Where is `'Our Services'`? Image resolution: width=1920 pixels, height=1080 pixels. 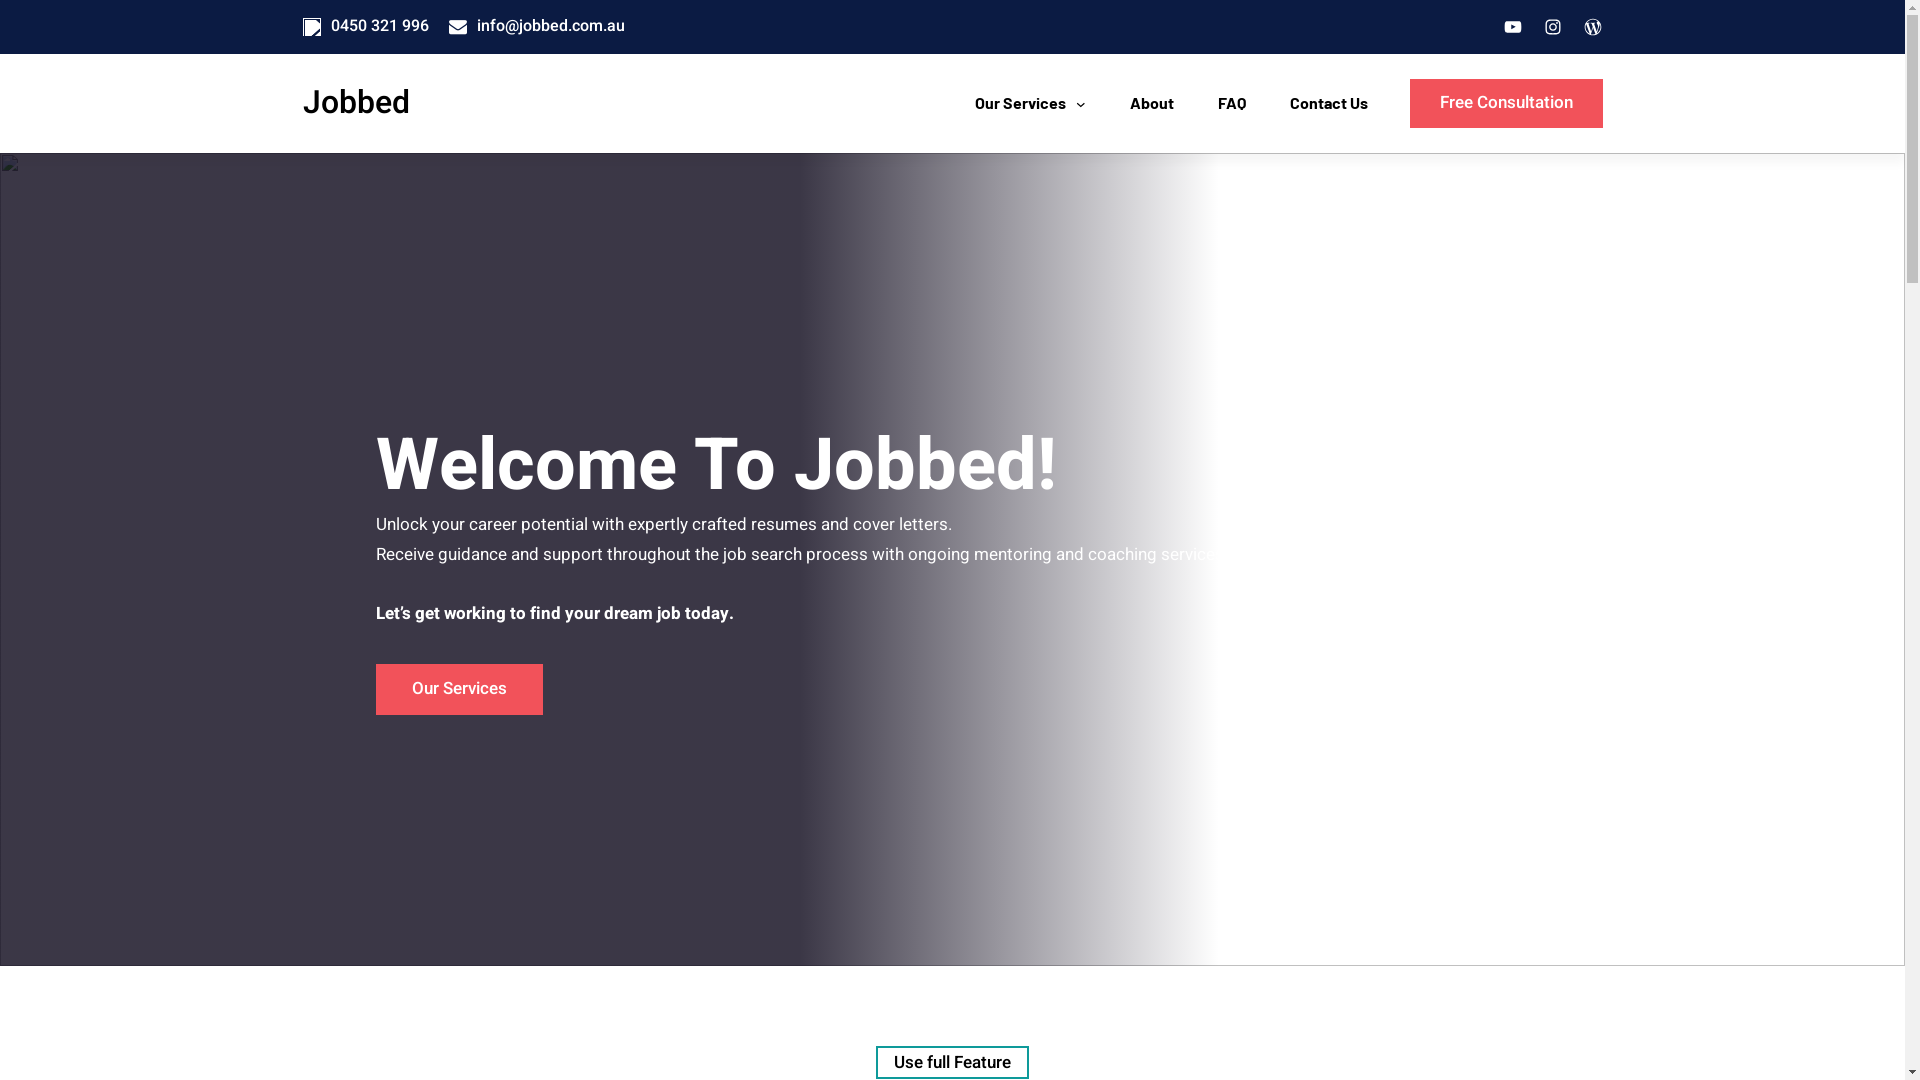
'Our Services' is located at coordinates (458, 688).